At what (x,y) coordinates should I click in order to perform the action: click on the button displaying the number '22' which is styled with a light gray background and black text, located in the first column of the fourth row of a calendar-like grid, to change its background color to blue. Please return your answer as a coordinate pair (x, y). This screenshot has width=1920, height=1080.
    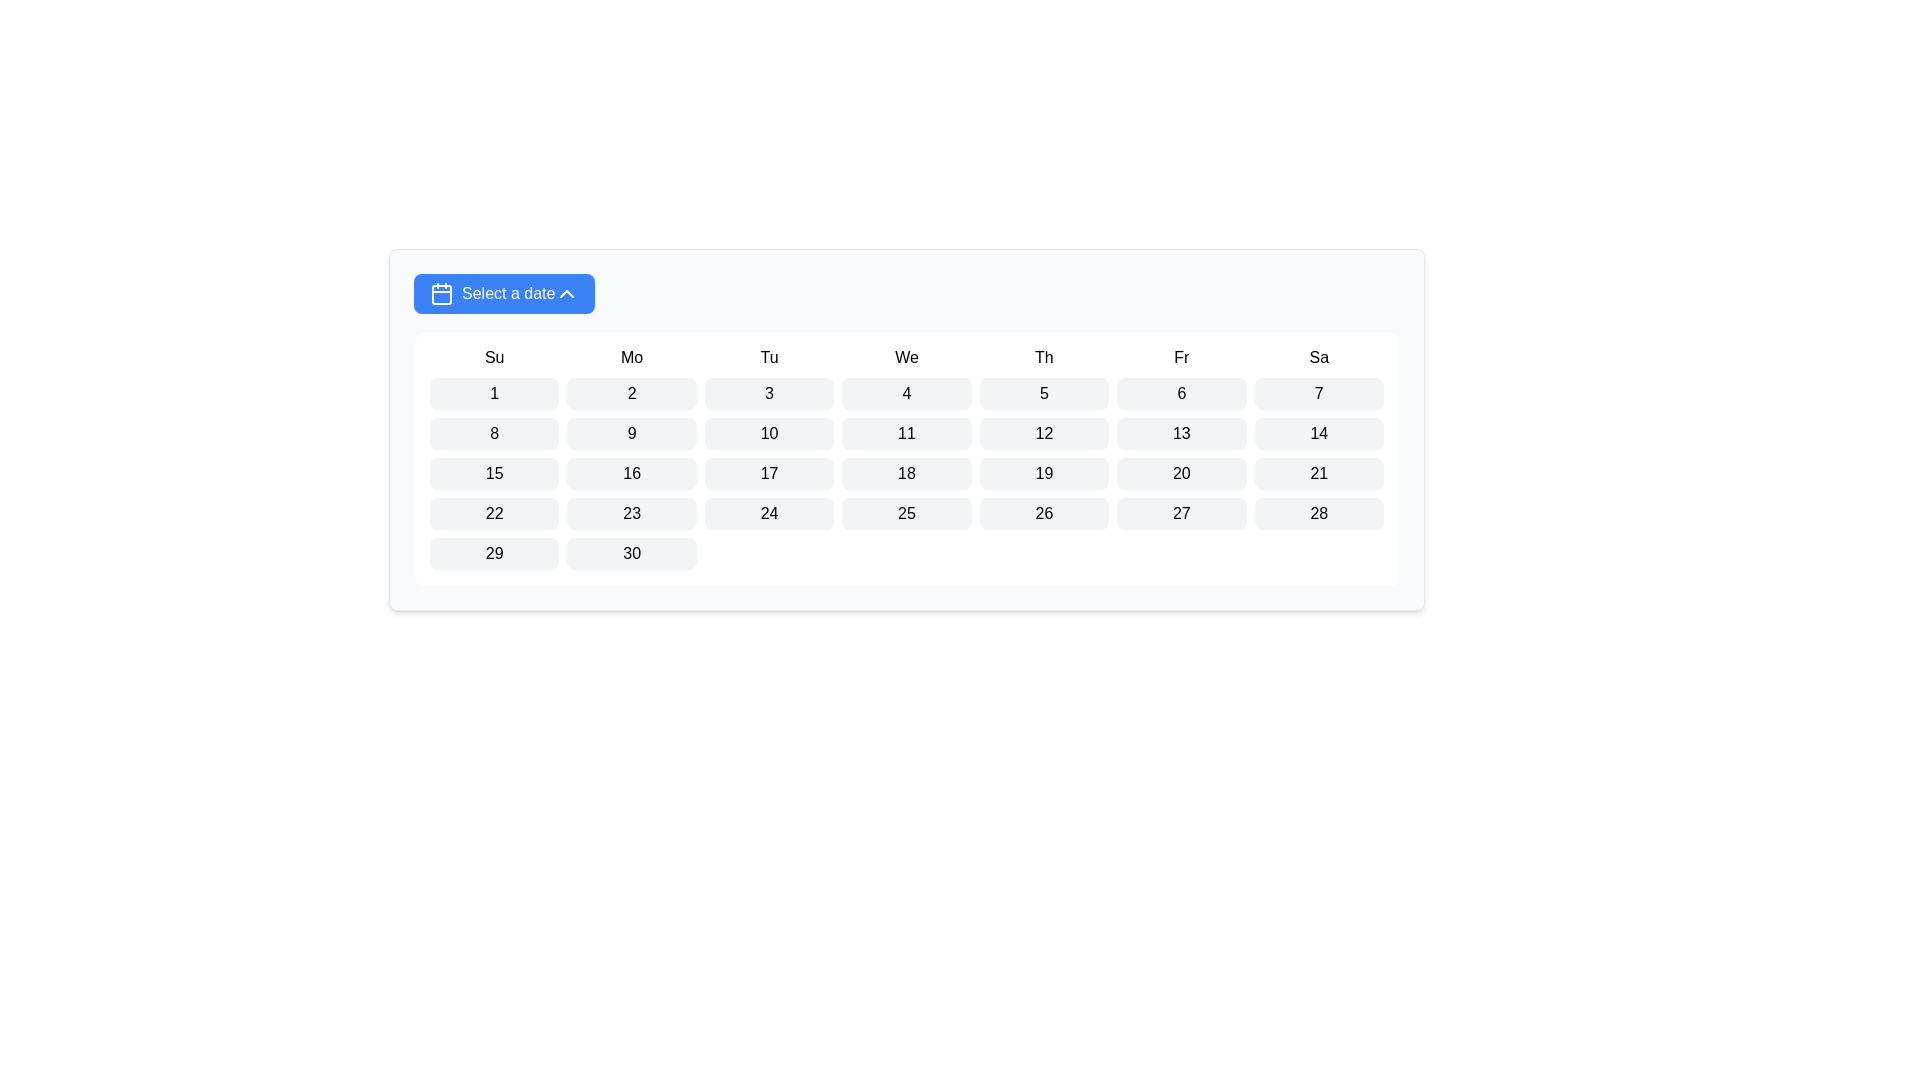
    Looking at the image, I should click on (494, 512).